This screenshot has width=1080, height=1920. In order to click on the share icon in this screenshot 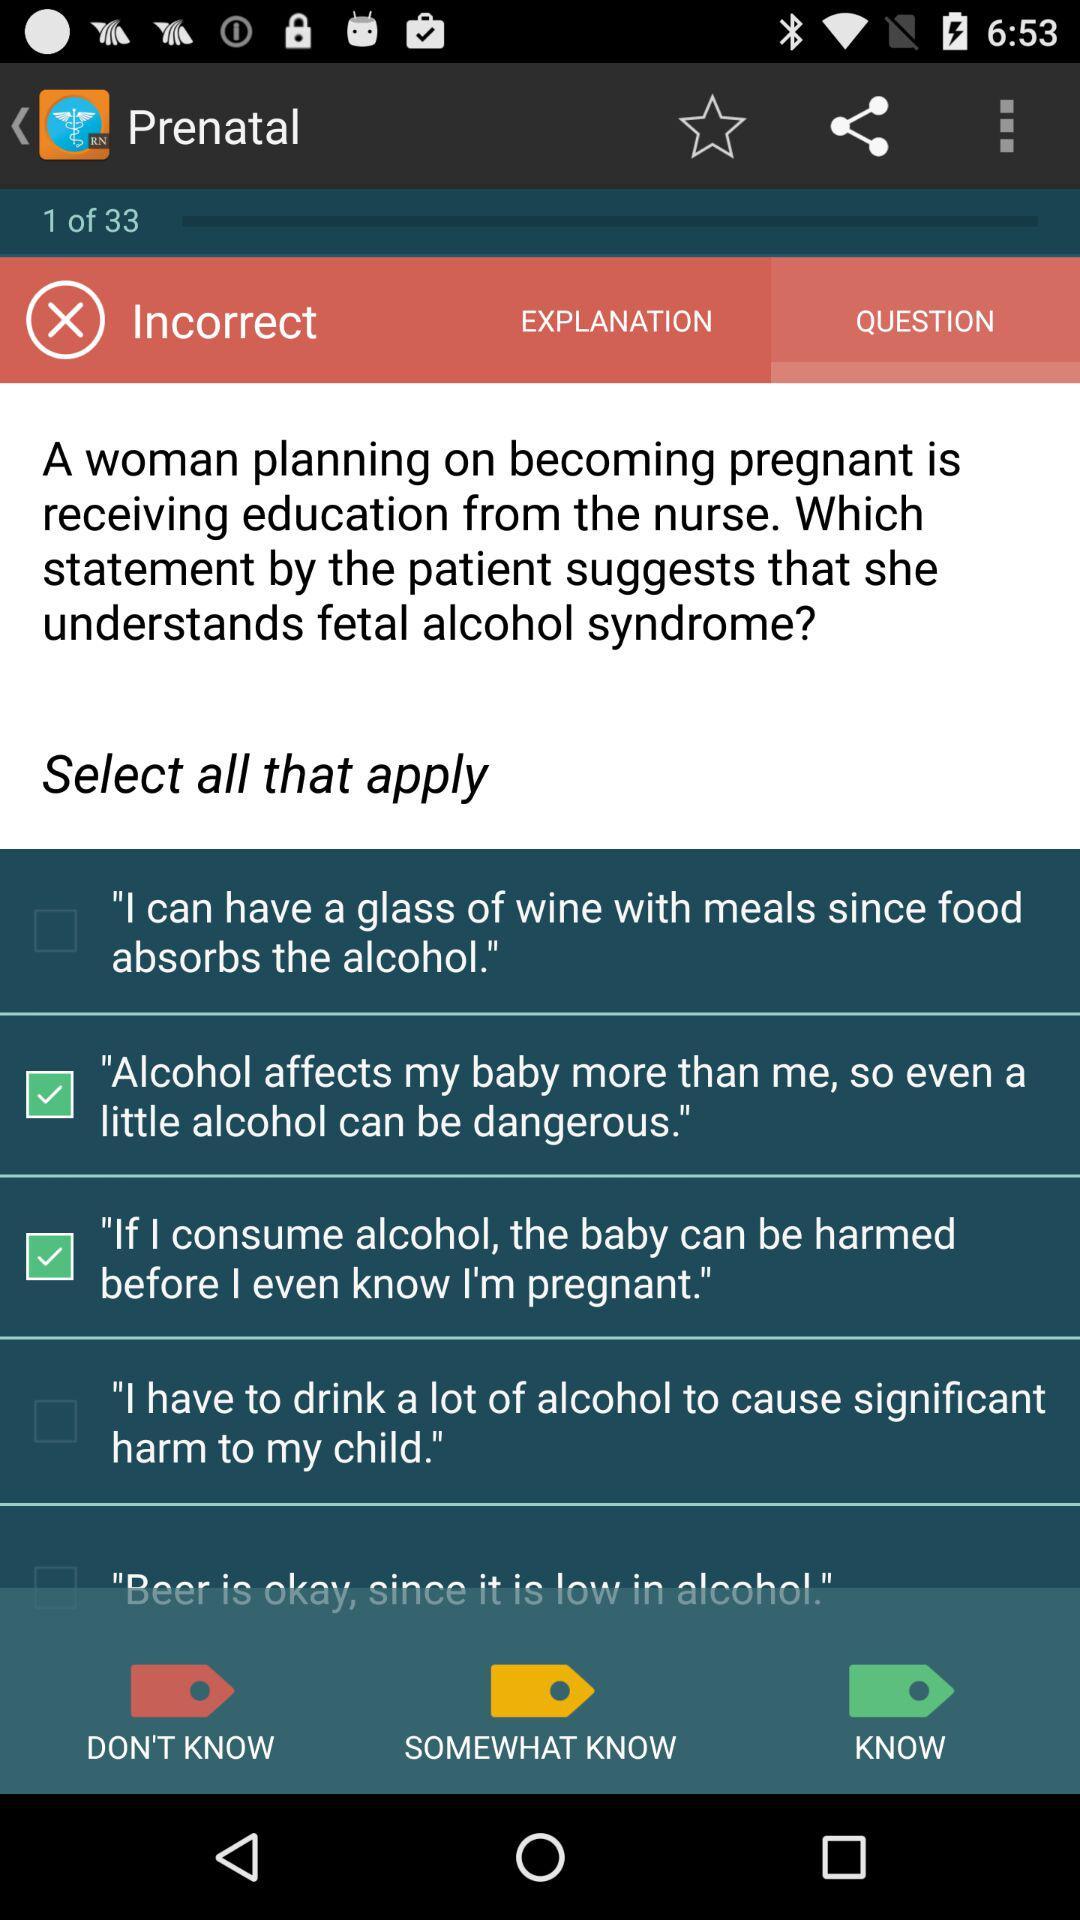, I will do `click(859, 124)`.